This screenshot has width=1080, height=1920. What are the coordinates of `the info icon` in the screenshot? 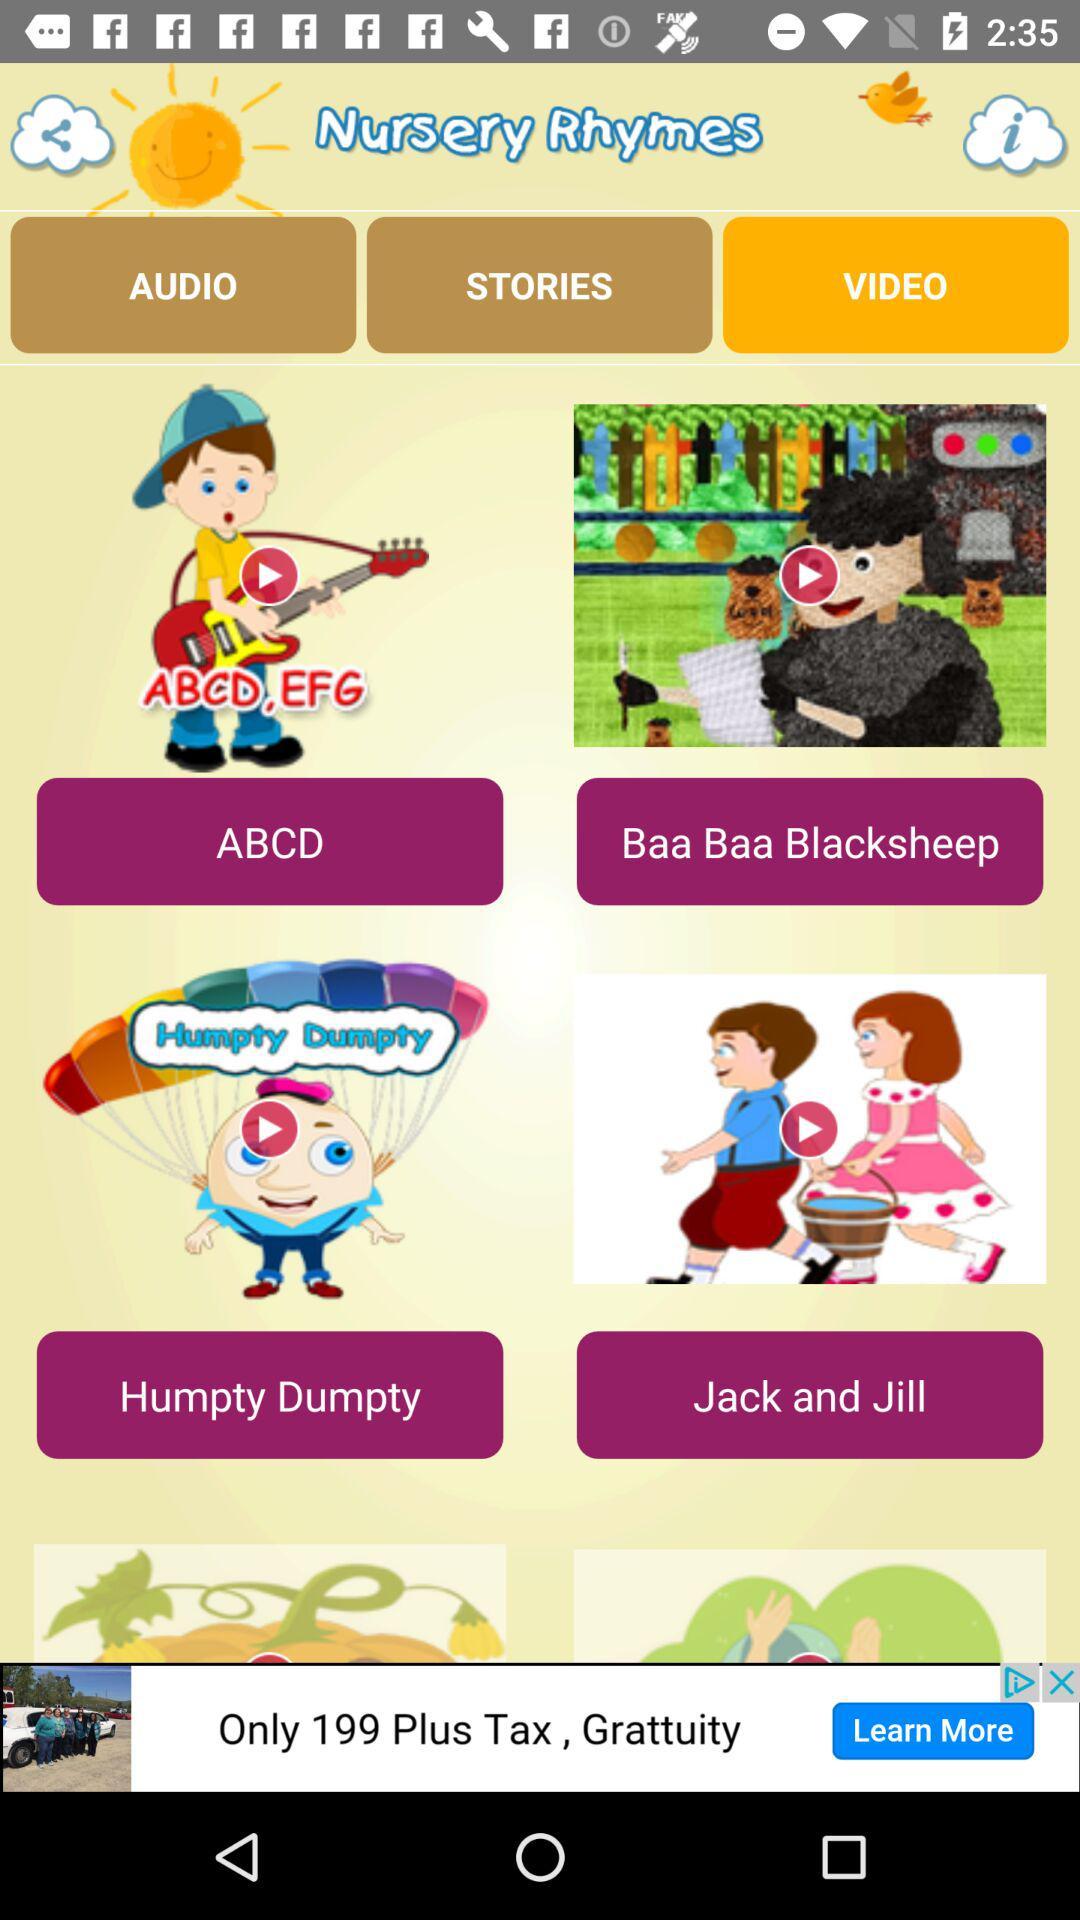 It's located at (1016, 135).